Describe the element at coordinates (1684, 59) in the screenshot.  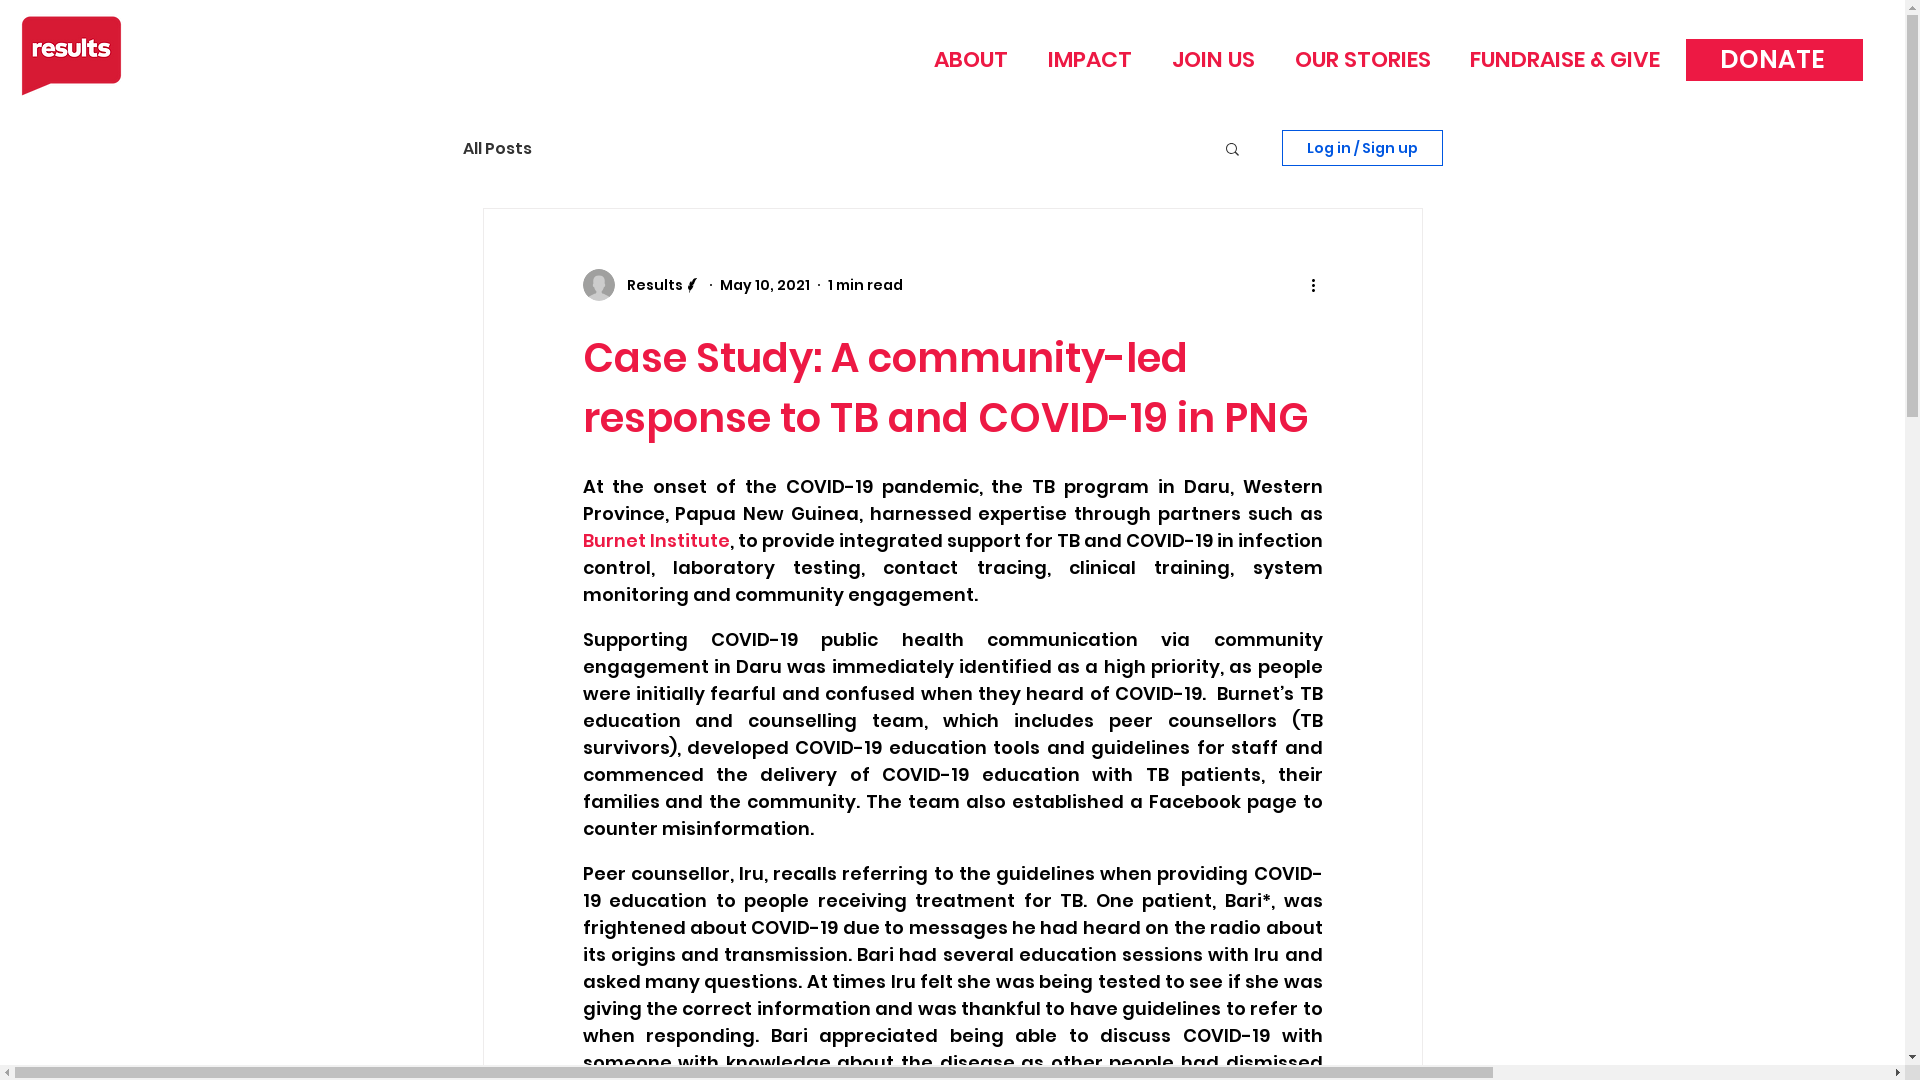
I see `'DONATE'` at that location.